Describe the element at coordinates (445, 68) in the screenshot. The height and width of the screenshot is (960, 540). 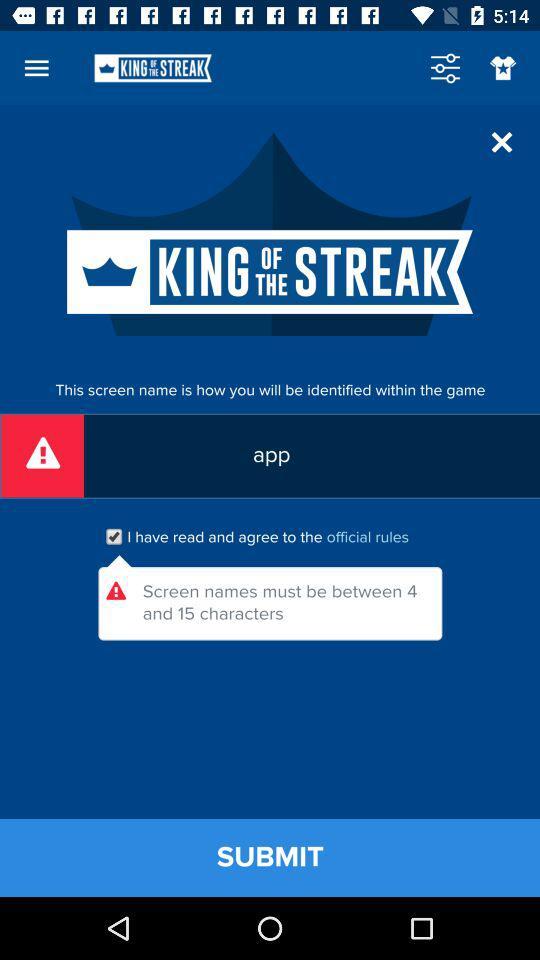
I see `storage` at that location.